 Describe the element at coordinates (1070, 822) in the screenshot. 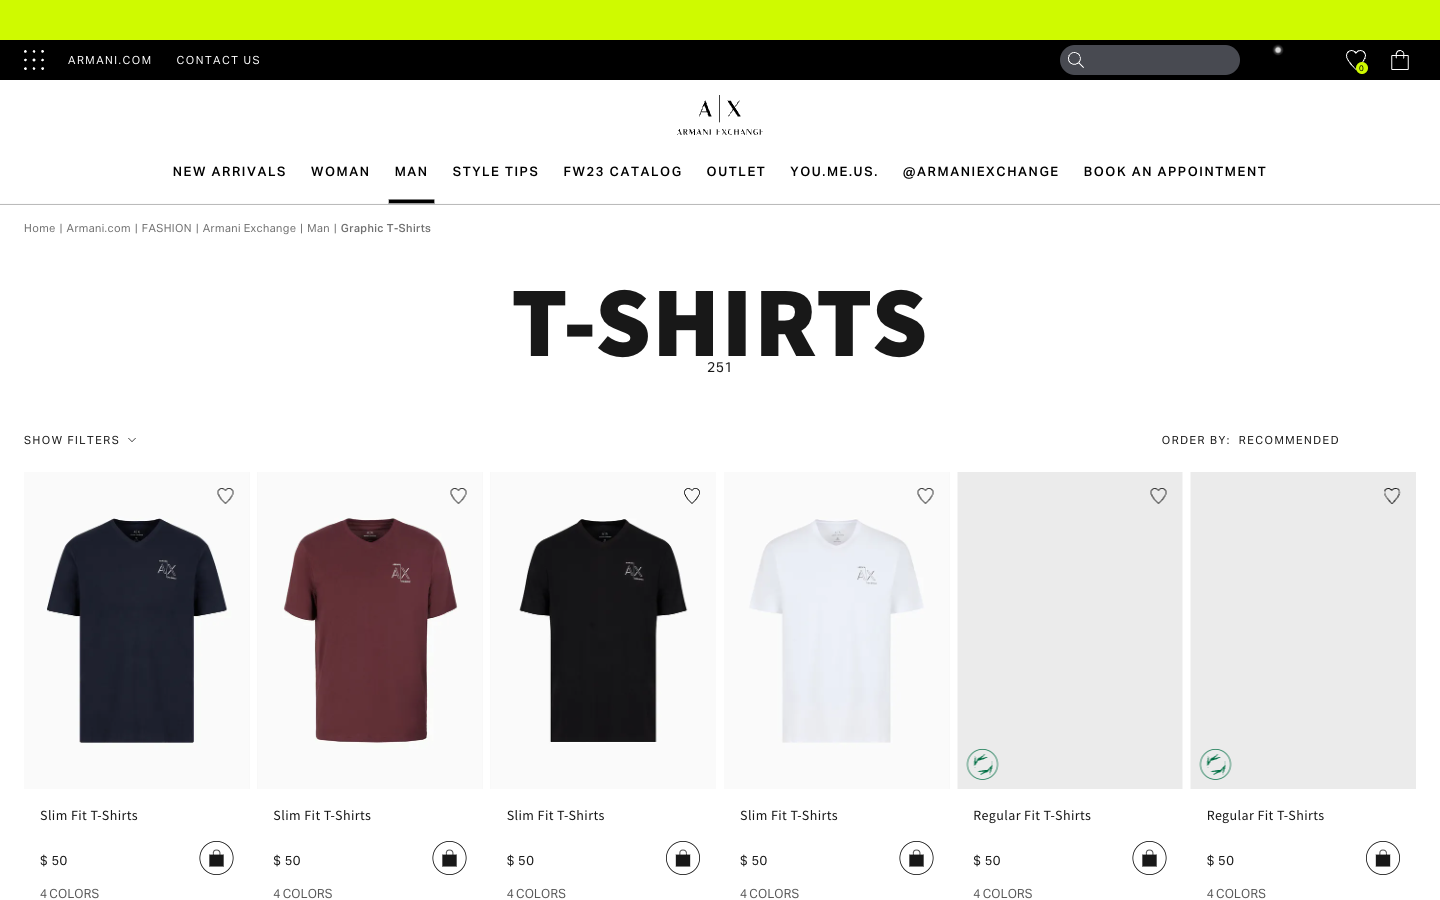

I see `the regular fit T-shirts to navigate to that selection` at that location.